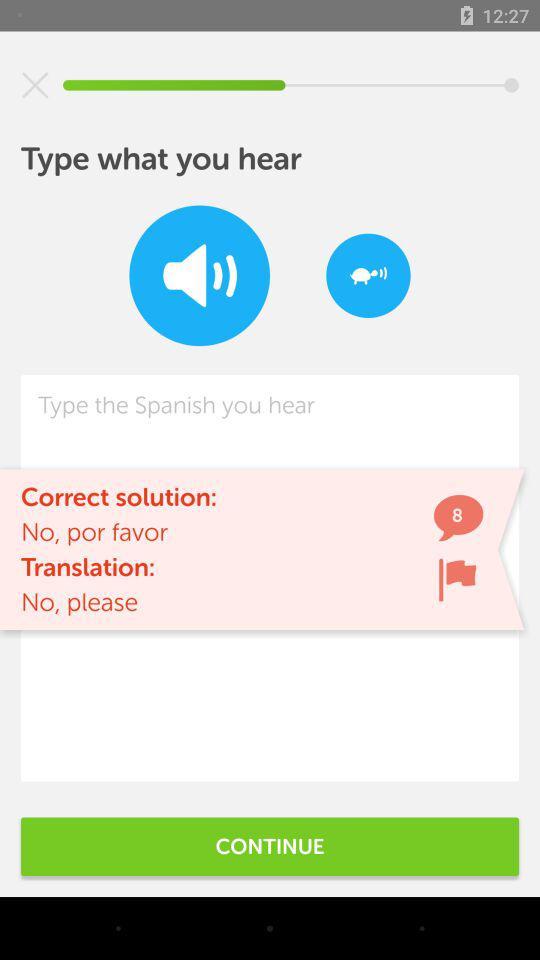  I want to click on click out of this screen, so click(35, 85).